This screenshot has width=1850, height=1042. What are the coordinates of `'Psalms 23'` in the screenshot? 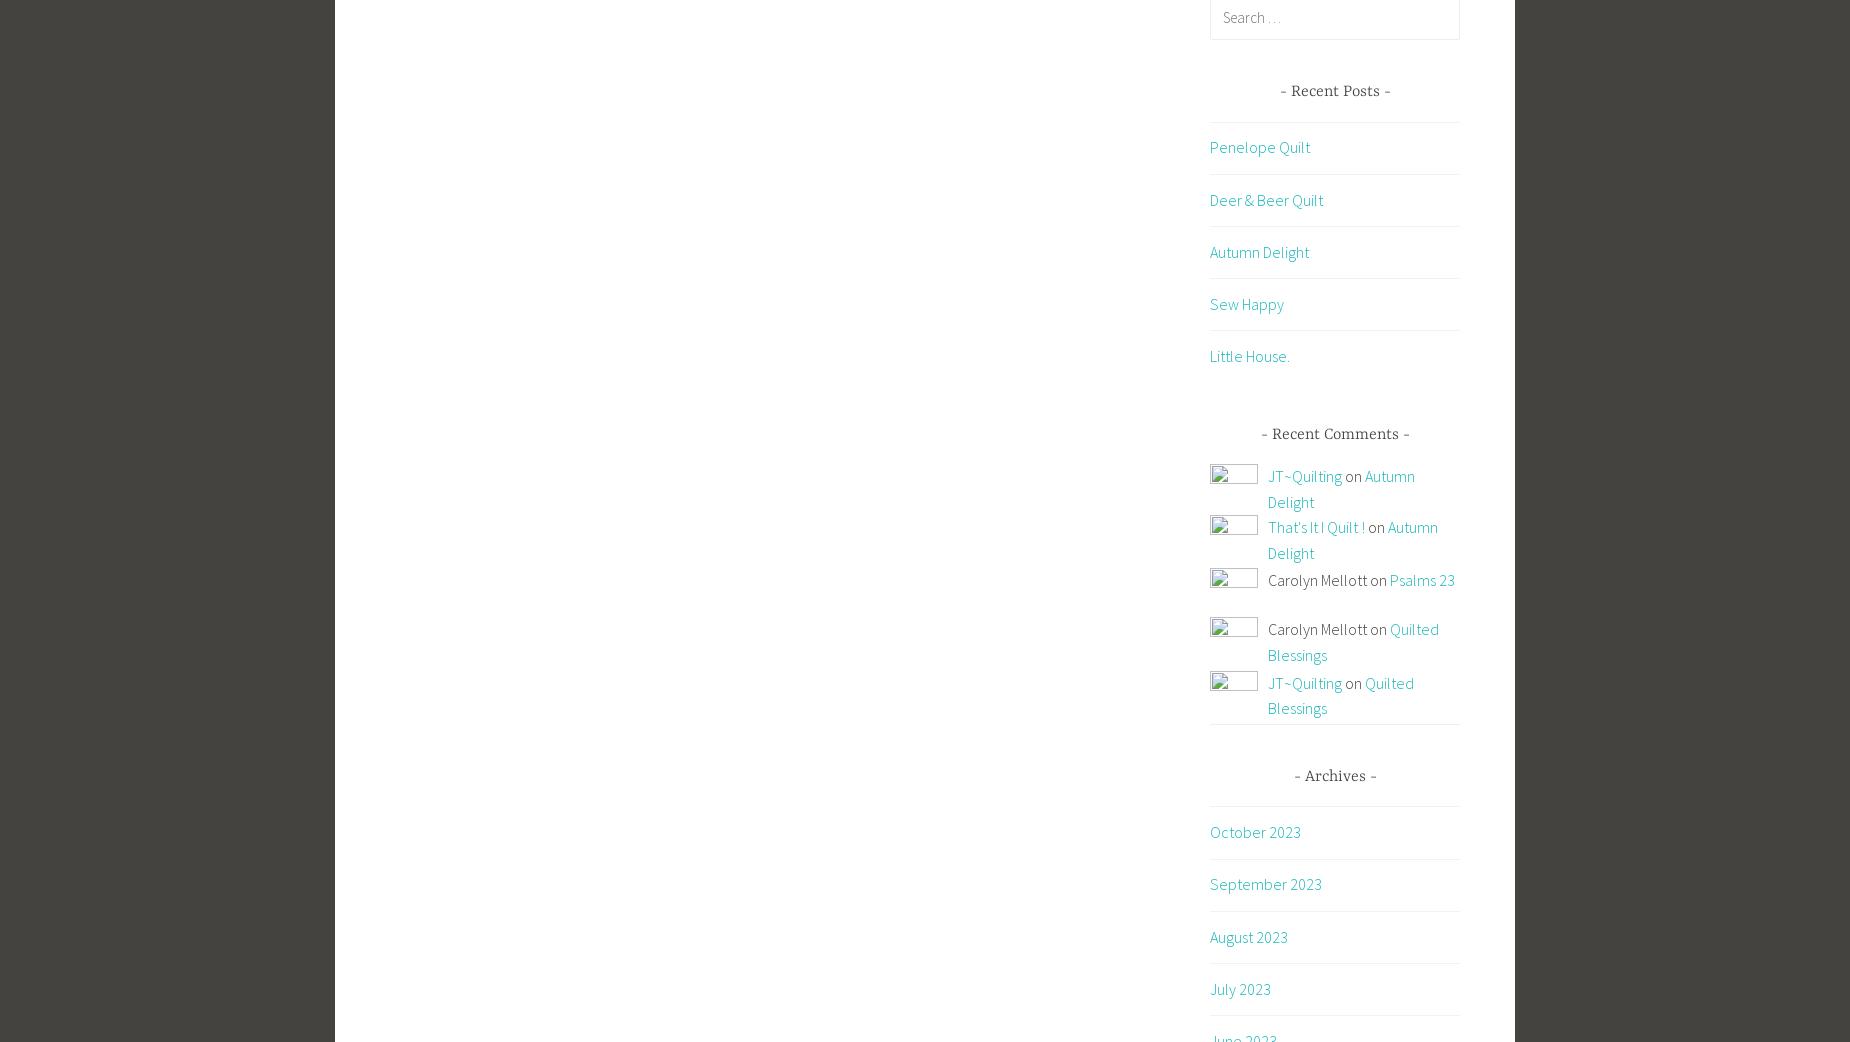 It's located at (1422, 578).